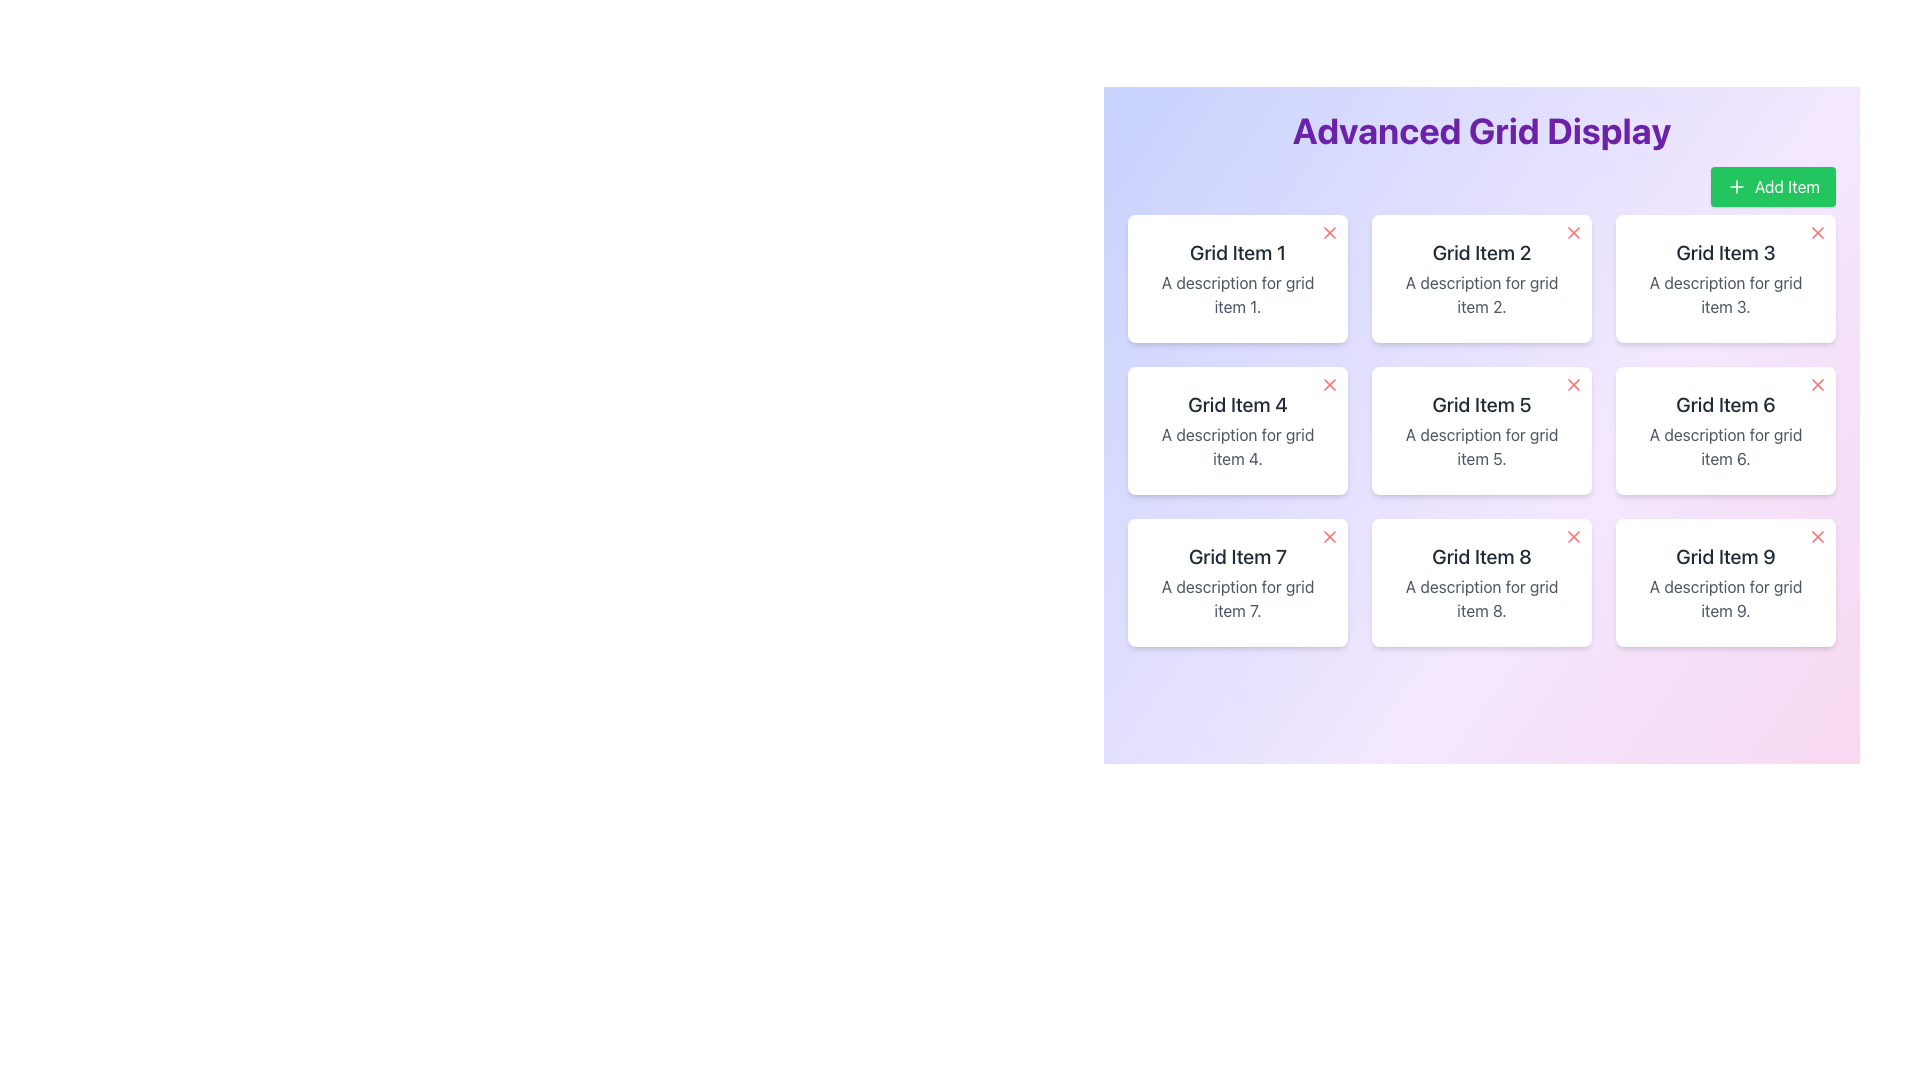  What do you see at coordinates (1818, 385) in the screenshot?
I see `the 'X' icon delete button located at the top right corner of the 'Grid Item 6' card` at bounding box center [1818, 385].